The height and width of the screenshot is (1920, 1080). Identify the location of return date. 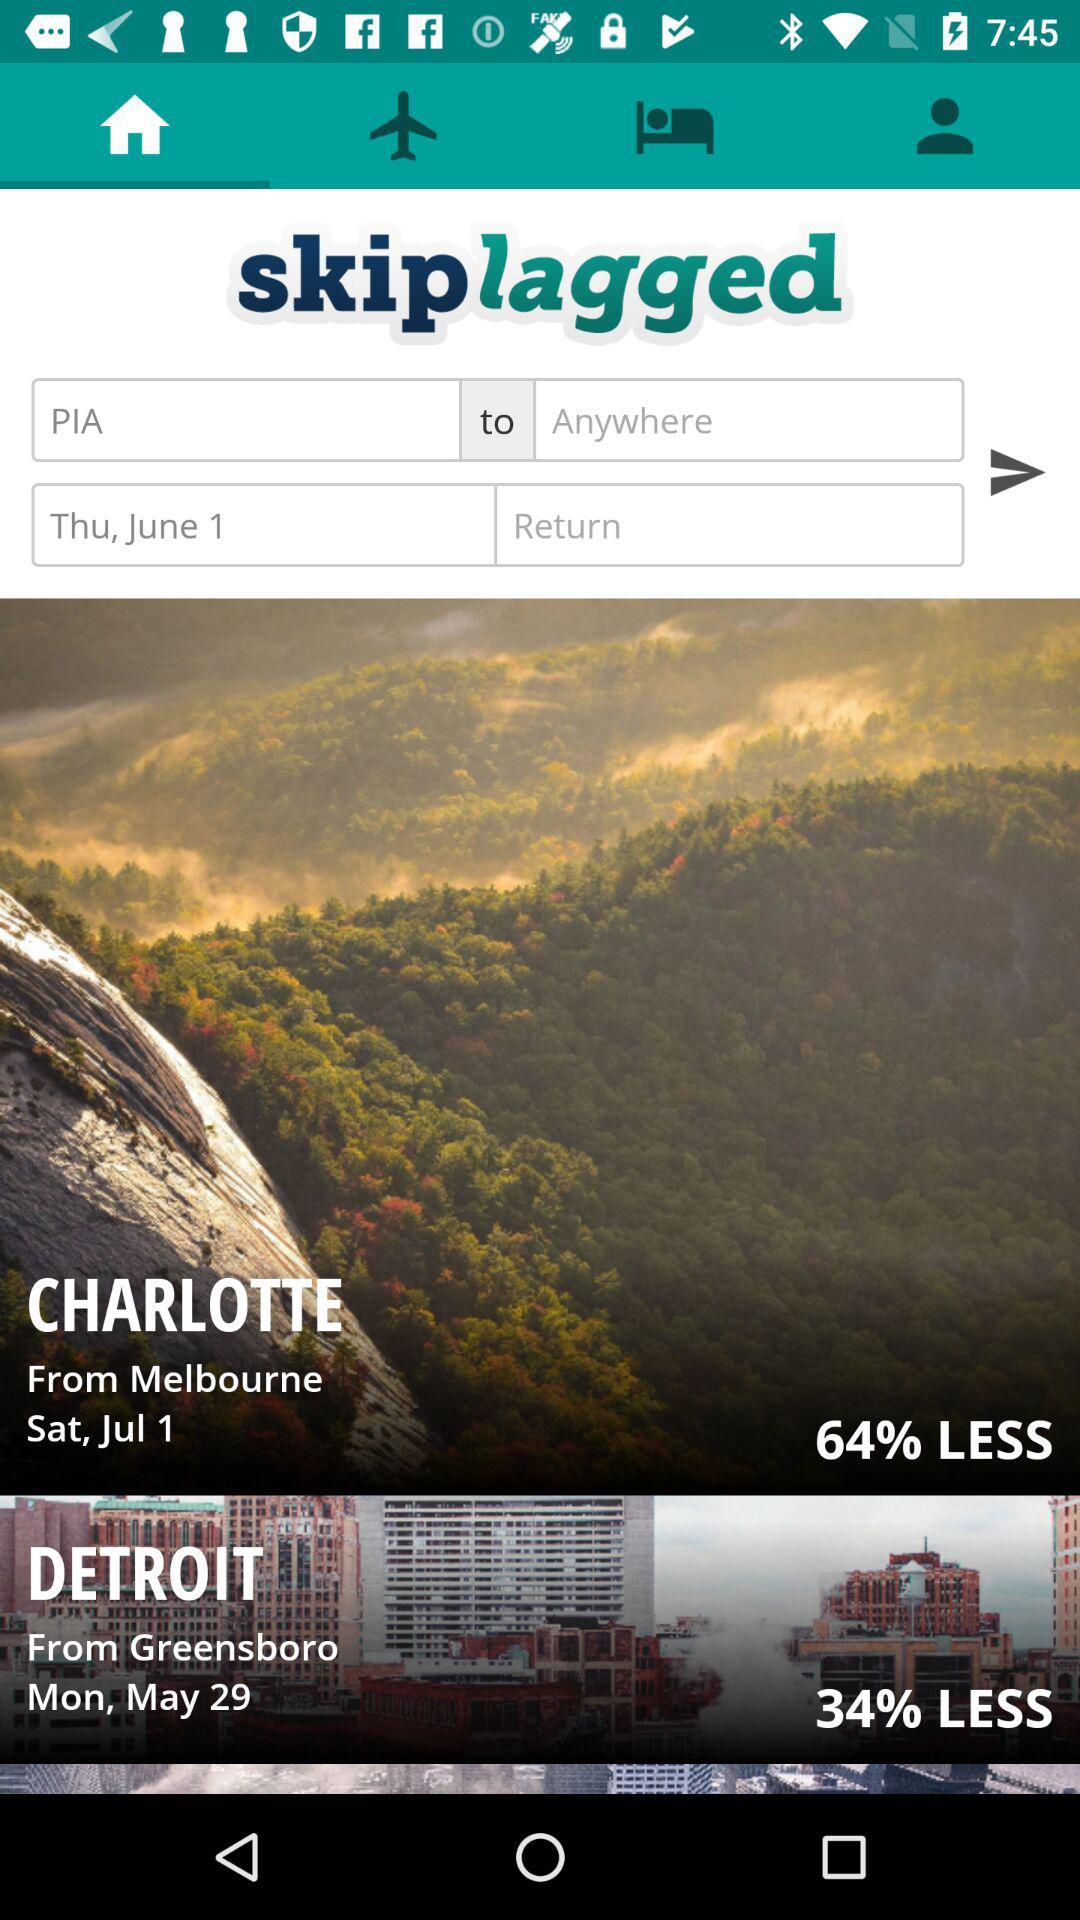
(729, 524).